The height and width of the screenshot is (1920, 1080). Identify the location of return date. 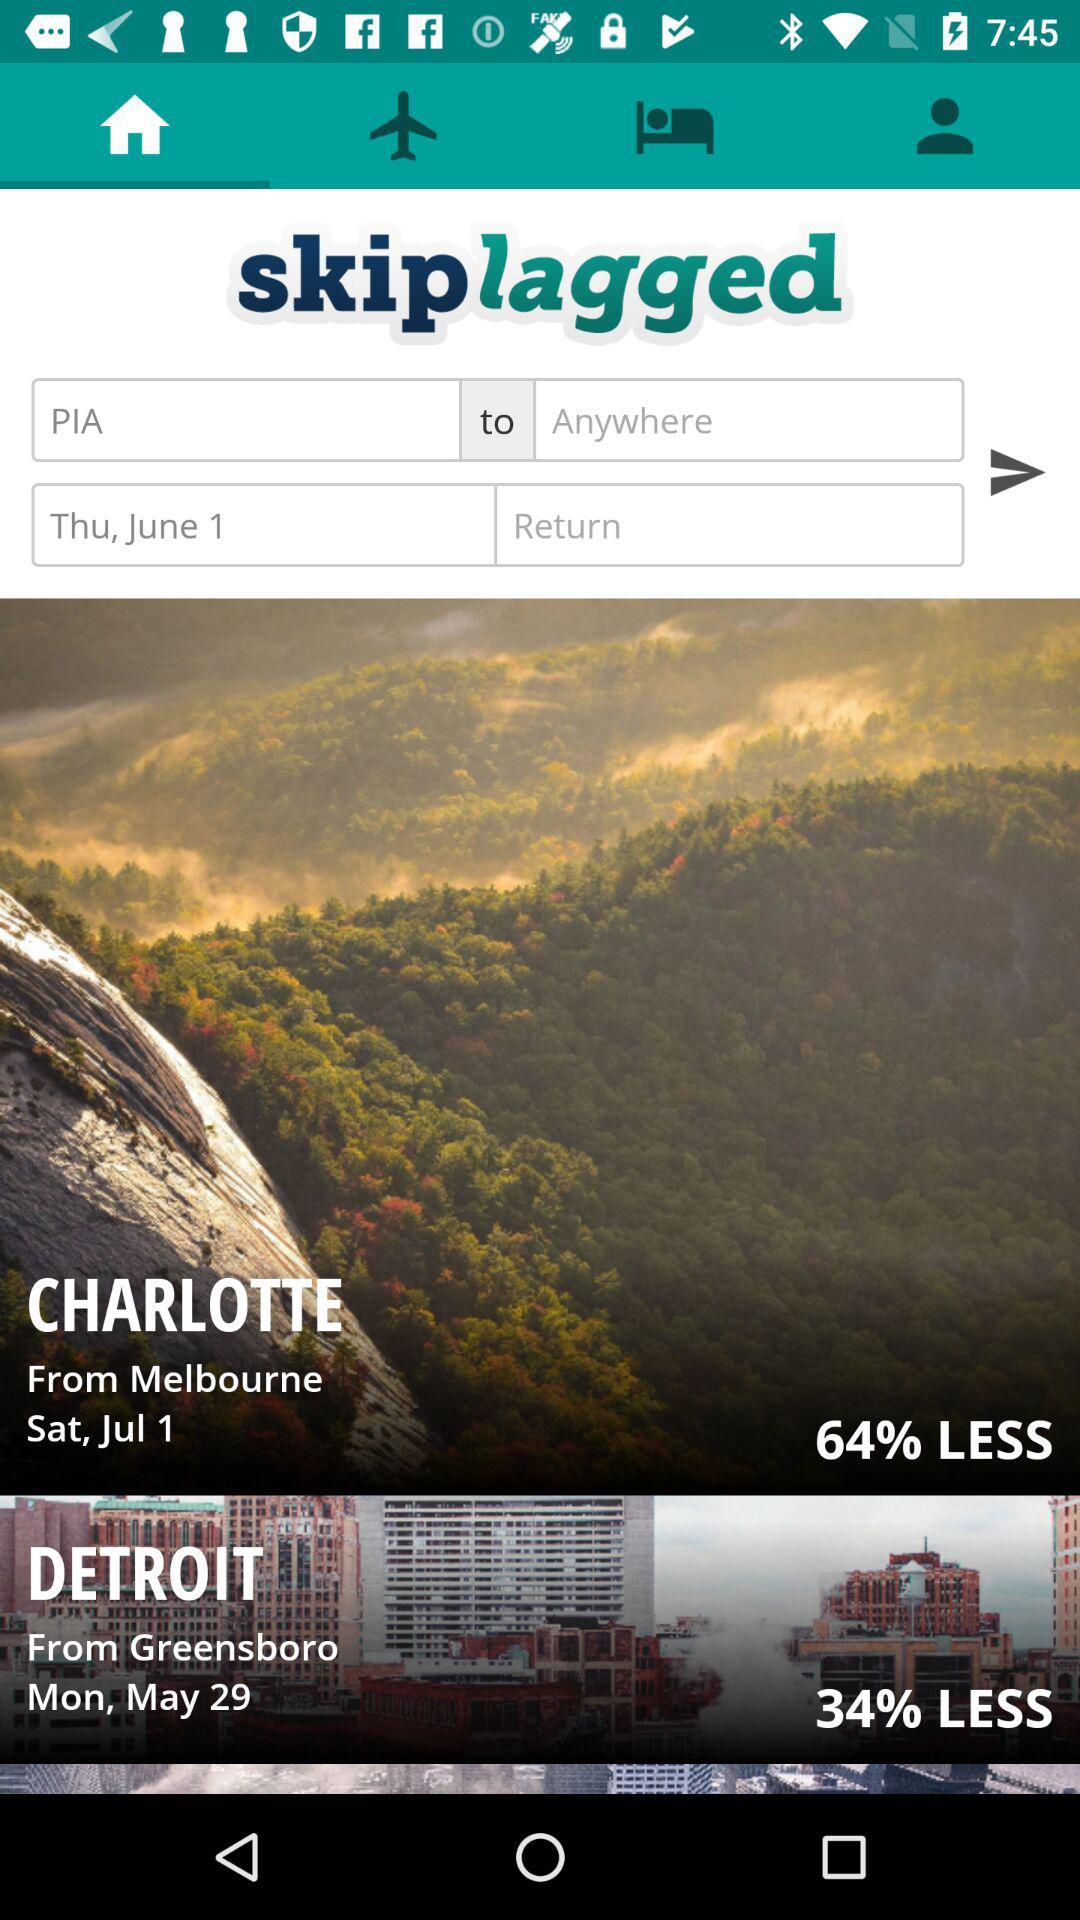
(729, 524).